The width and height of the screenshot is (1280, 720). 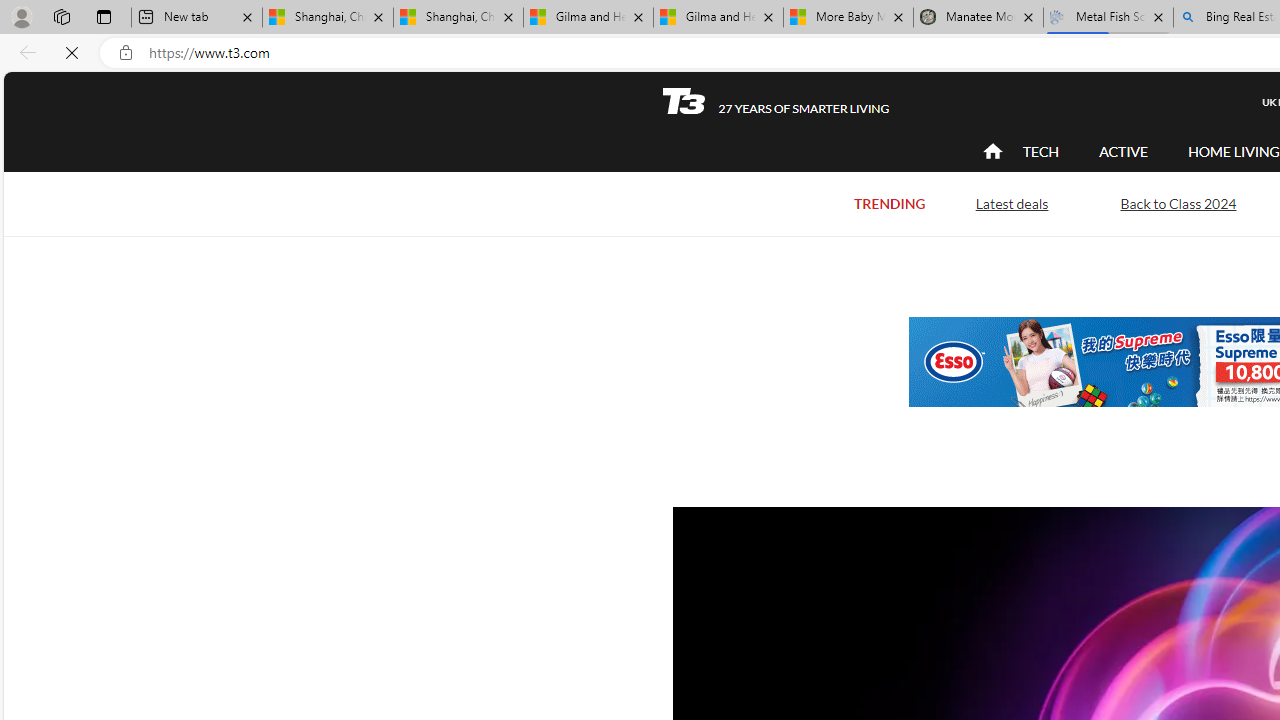 What do you see at coordinates (1011, 204) in the screenshot?
I see `'Latest deals'` at bounding box center [1011, 204].